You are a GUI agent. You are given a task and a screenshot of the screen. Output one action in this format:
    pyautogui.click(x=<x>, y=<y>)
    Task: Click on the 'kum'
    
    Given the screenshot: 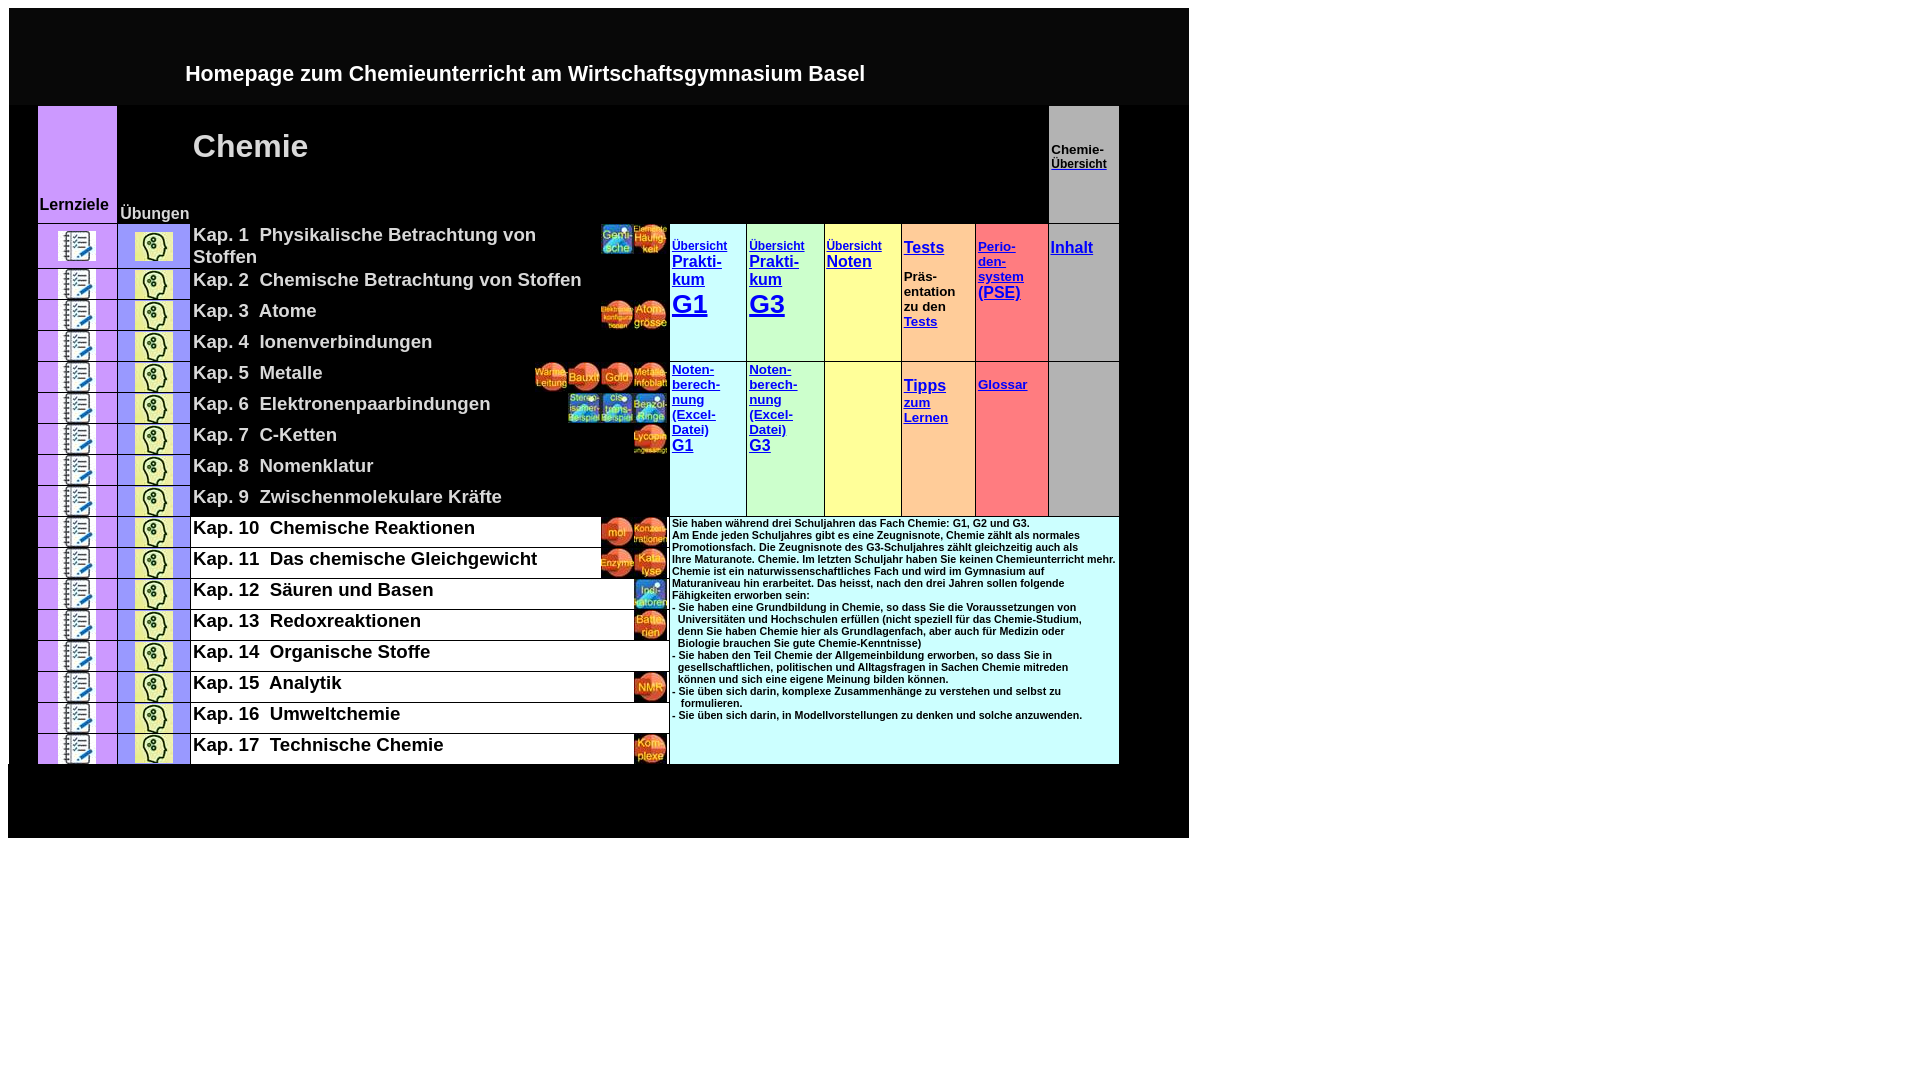 What is the action you would take?
    pyautogui.click(x=747, y=279)
    